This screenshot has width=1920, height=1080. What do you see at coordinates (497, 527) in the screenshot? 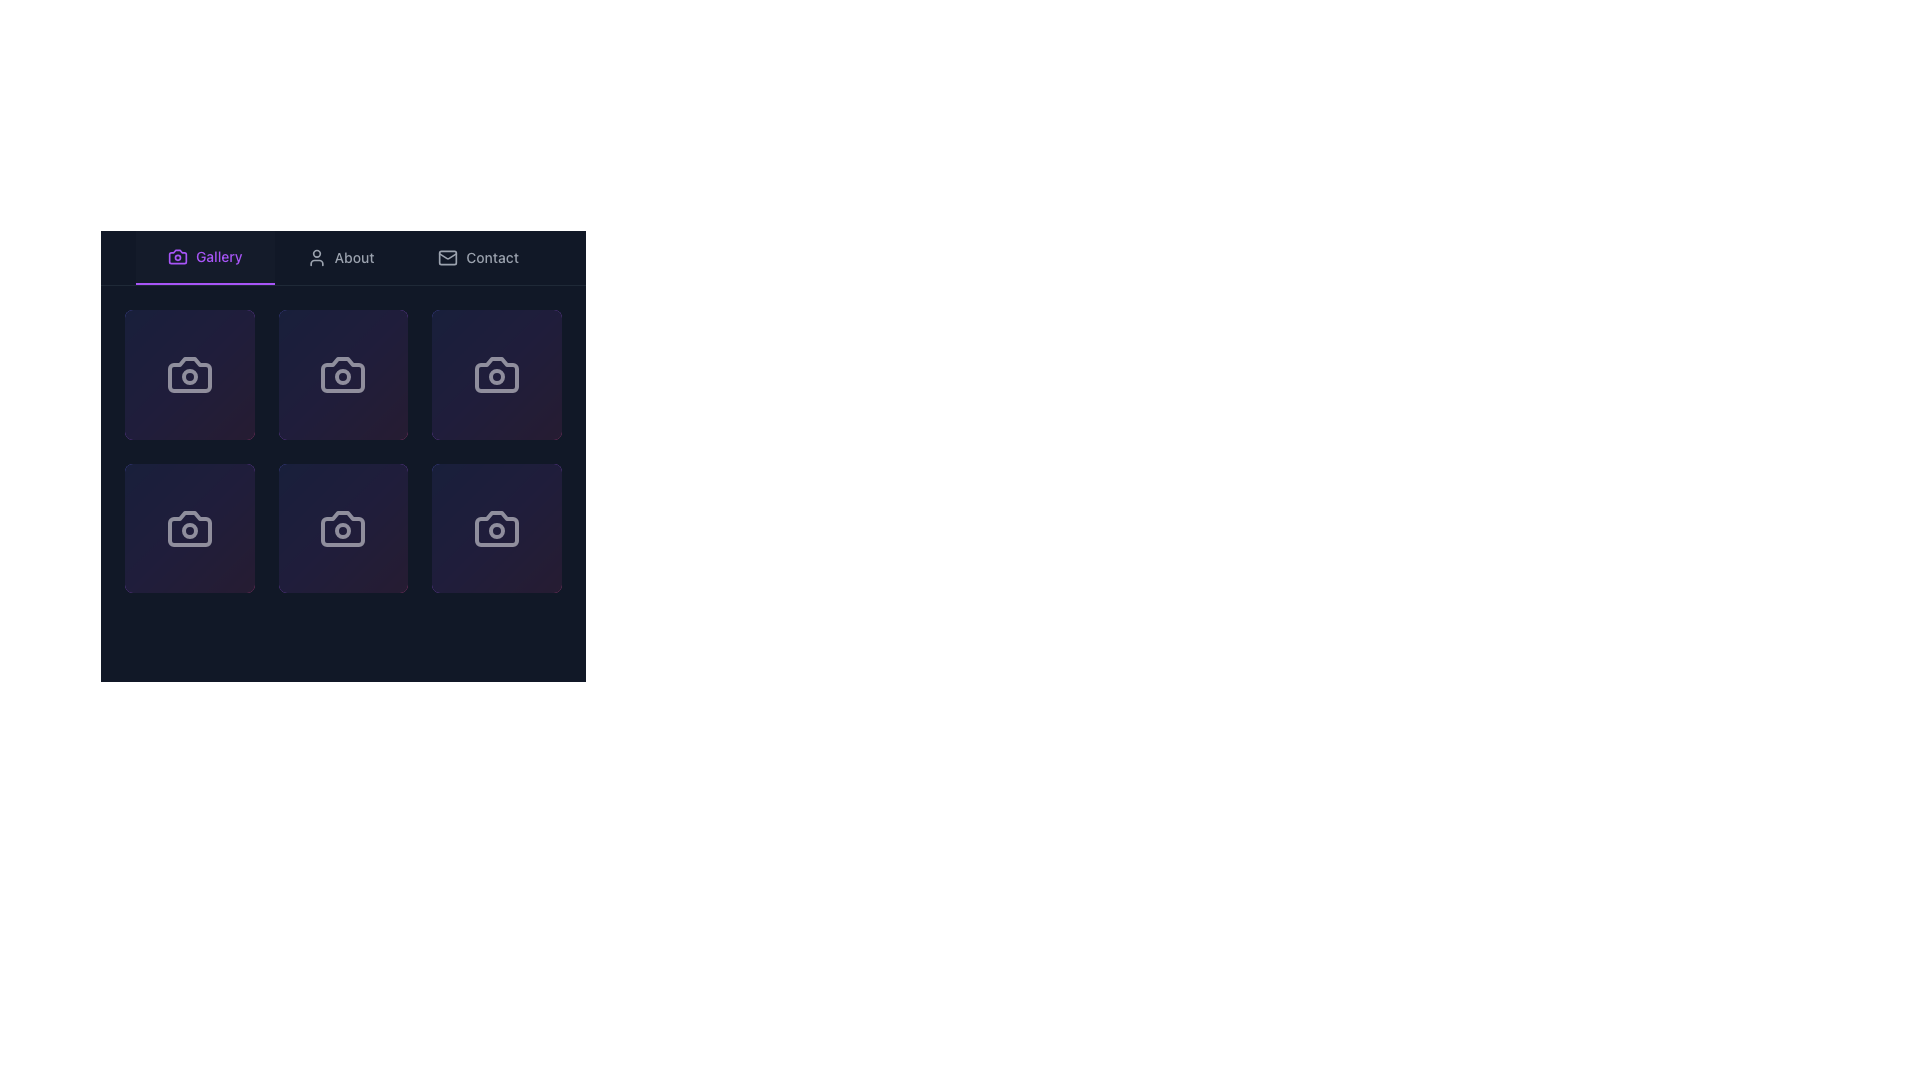
I see `the interactive button located in the bottom-right corner of the second row of the grid` at bounding box center [497, 527].